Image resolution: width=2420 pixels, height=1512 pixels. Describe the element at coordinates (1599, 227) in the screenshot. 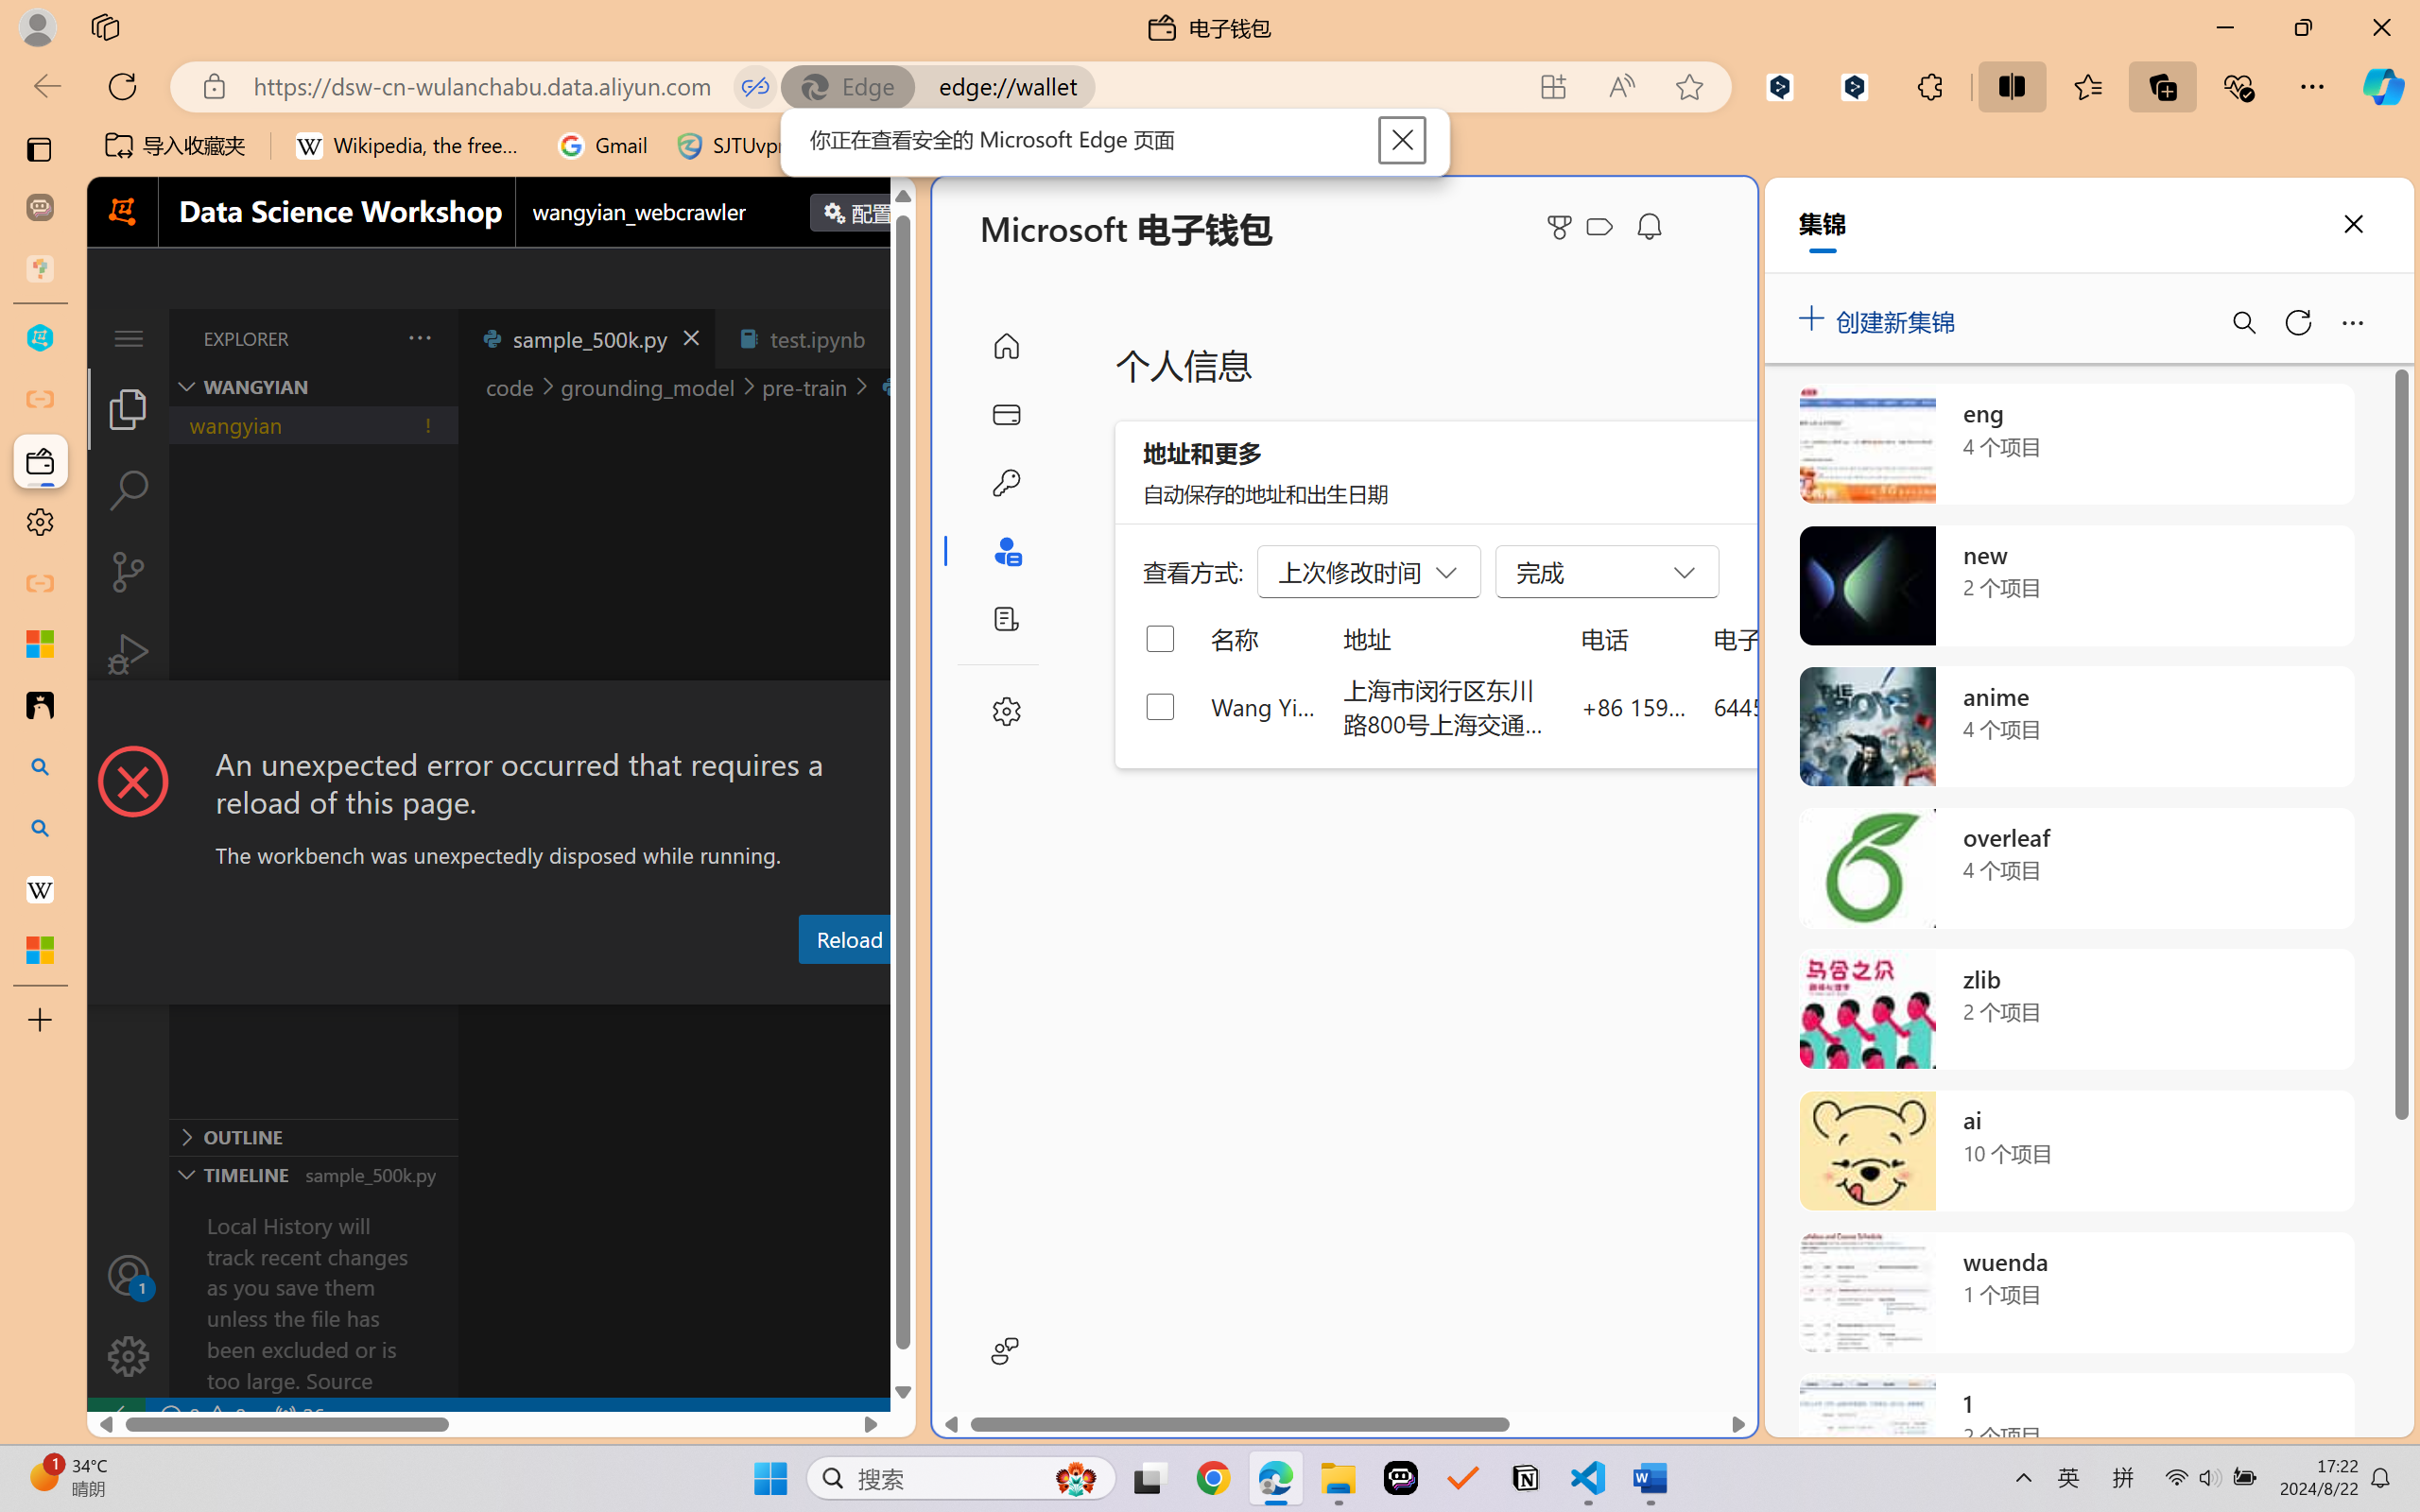

I see `'Class: ___1lmltc5 f1agt3bx f12qytpq'` at that location.